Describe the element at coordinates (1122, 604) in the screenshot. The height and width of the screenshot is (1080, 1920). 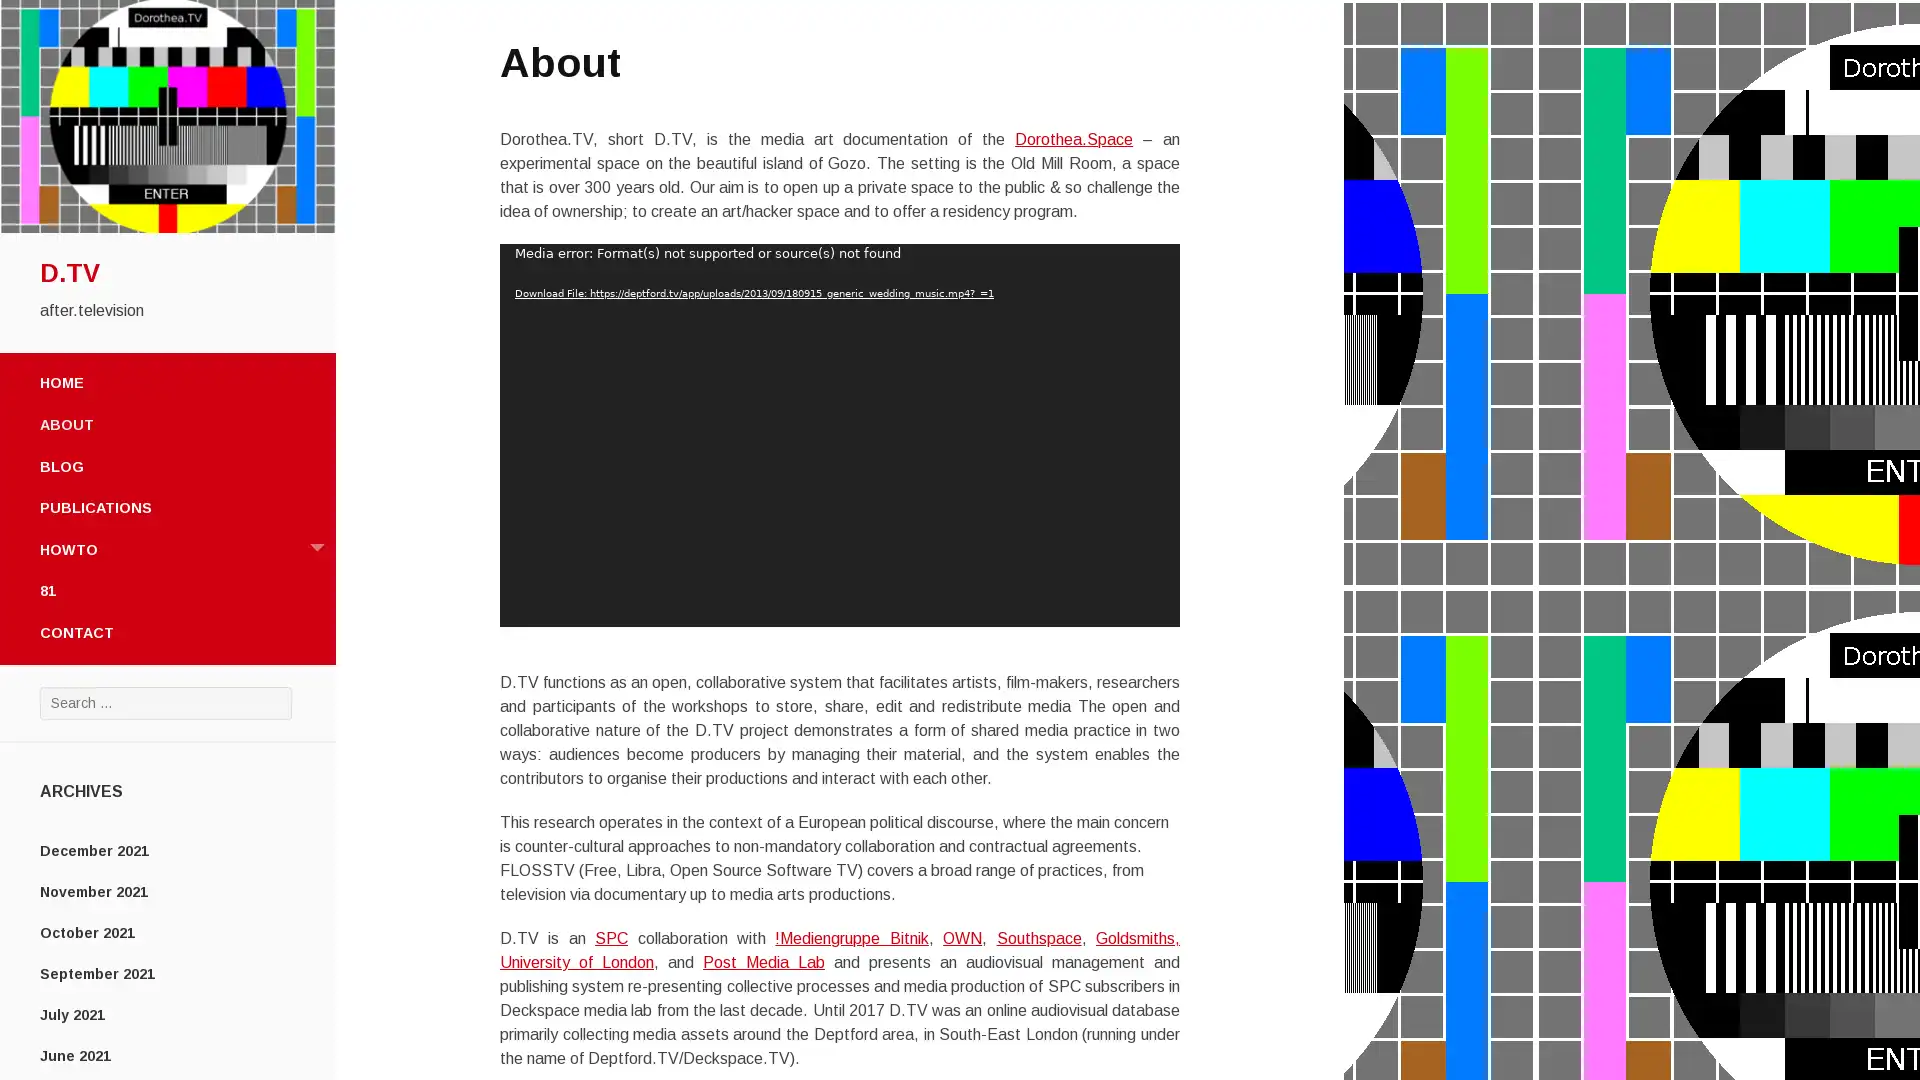
I see `Mute` at that location.